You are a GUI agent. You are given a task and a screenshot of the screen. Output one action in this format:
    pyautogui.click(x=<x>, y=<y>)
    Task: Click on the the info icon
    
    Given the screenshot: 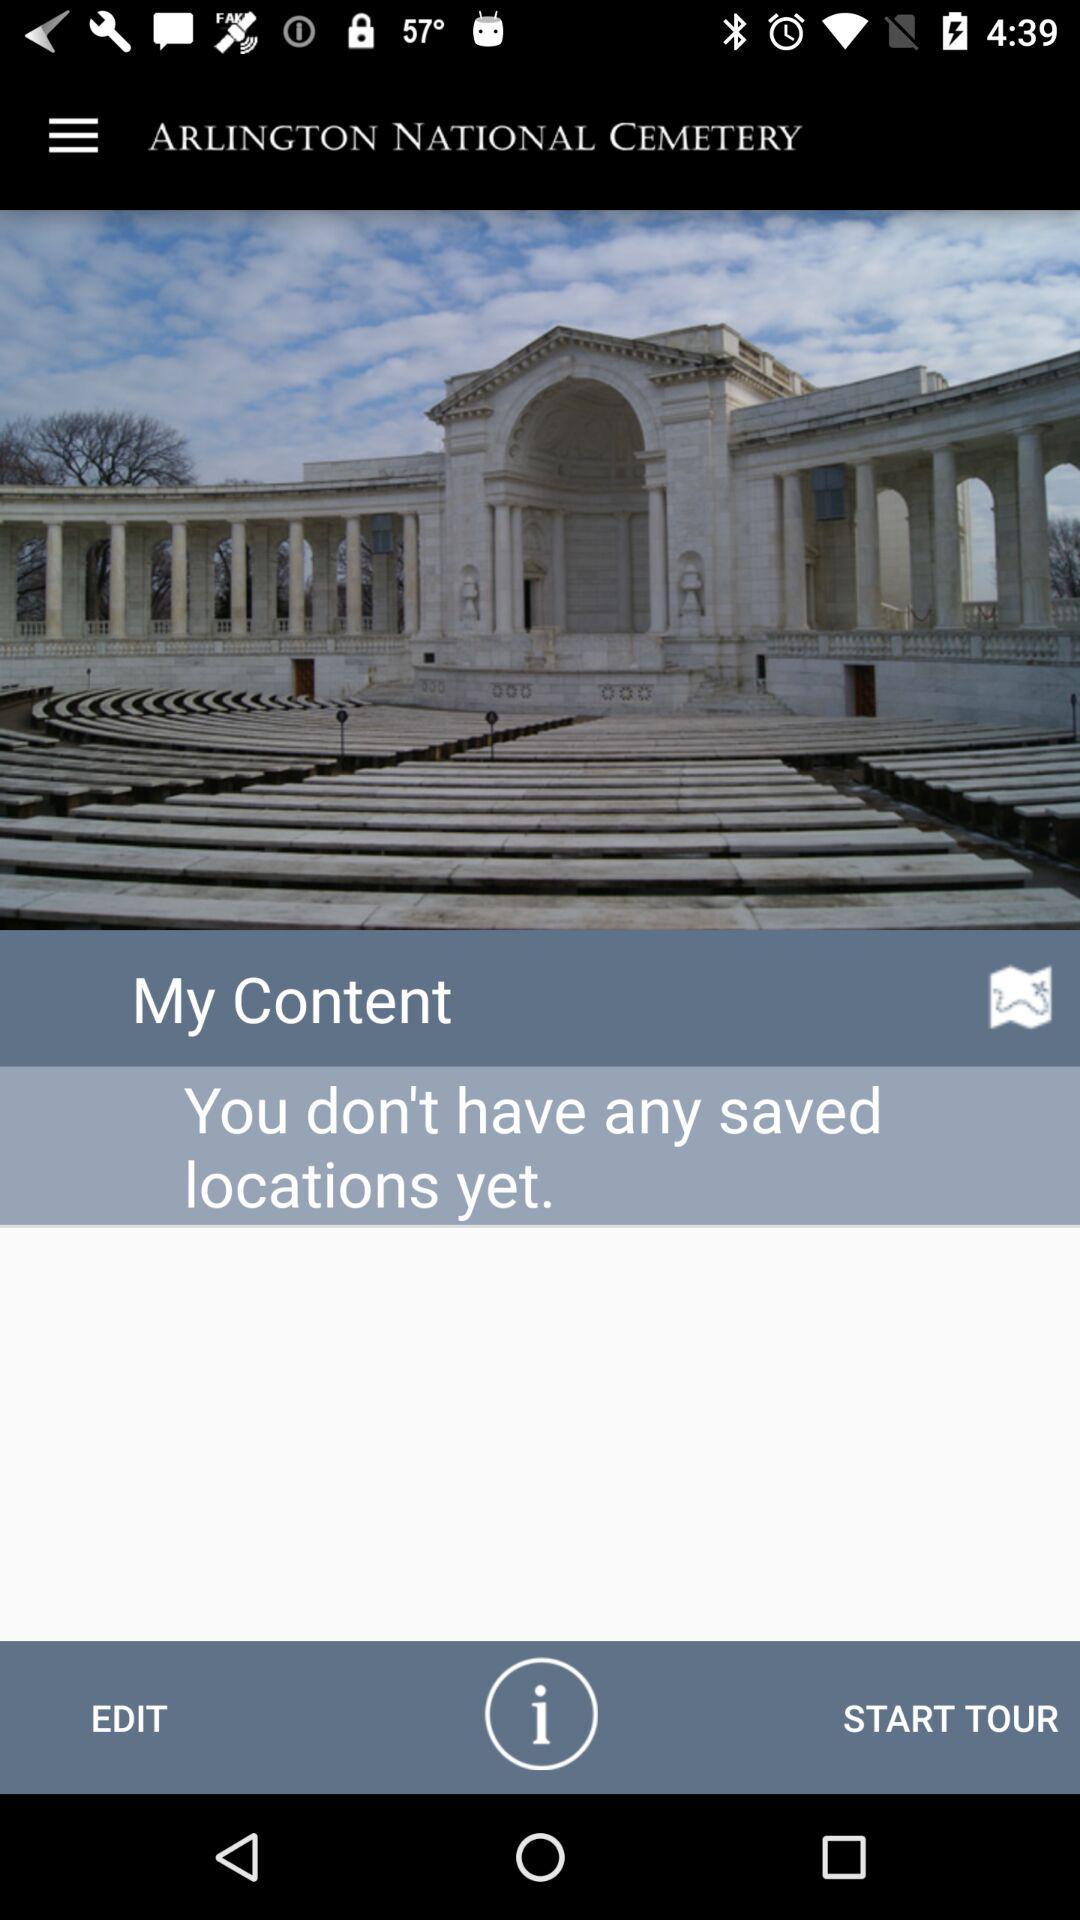 What is the action you would take?
    pyautogui.click(x=540, y=1711)
    